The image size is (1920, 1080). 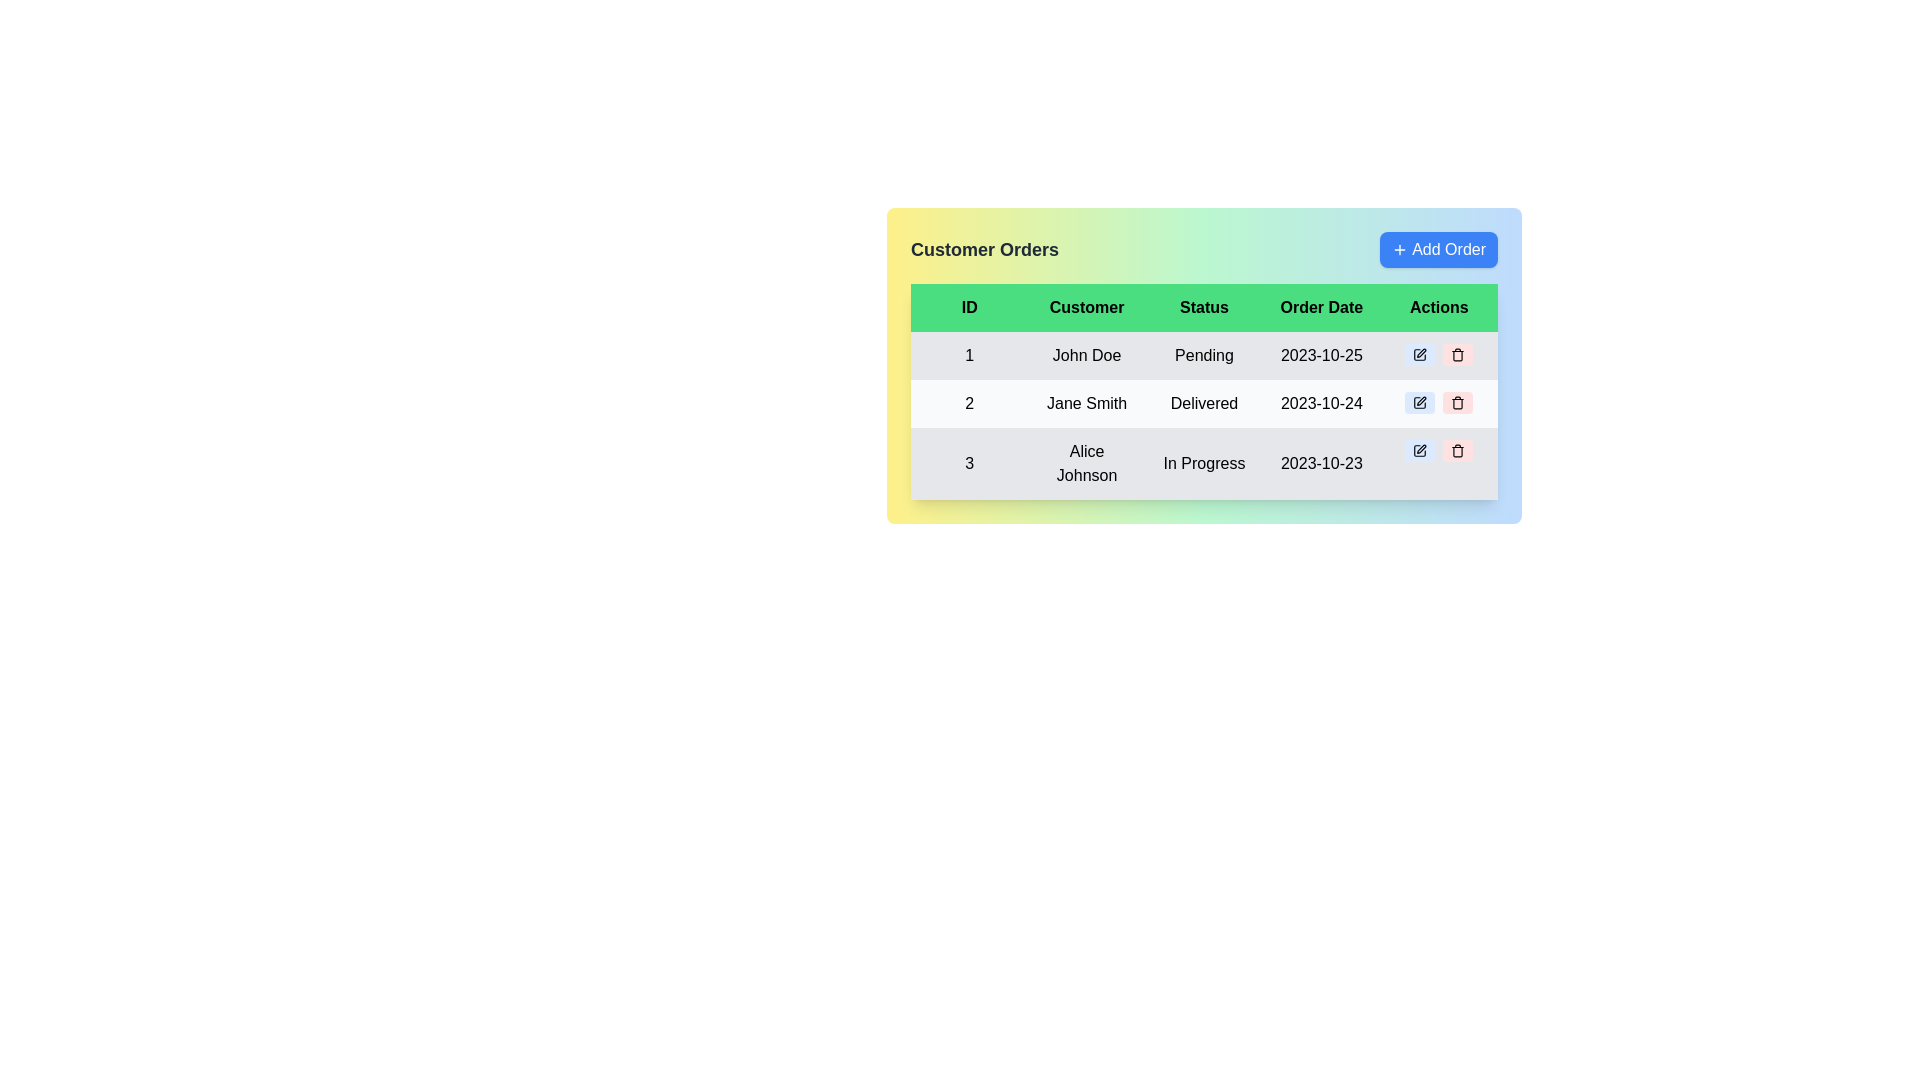 I want to click on the button with a light red background and a trash bin icon located in the 'Actions' column of the second row in the 'Customer Orders' table, so click(x=1458, y=402).